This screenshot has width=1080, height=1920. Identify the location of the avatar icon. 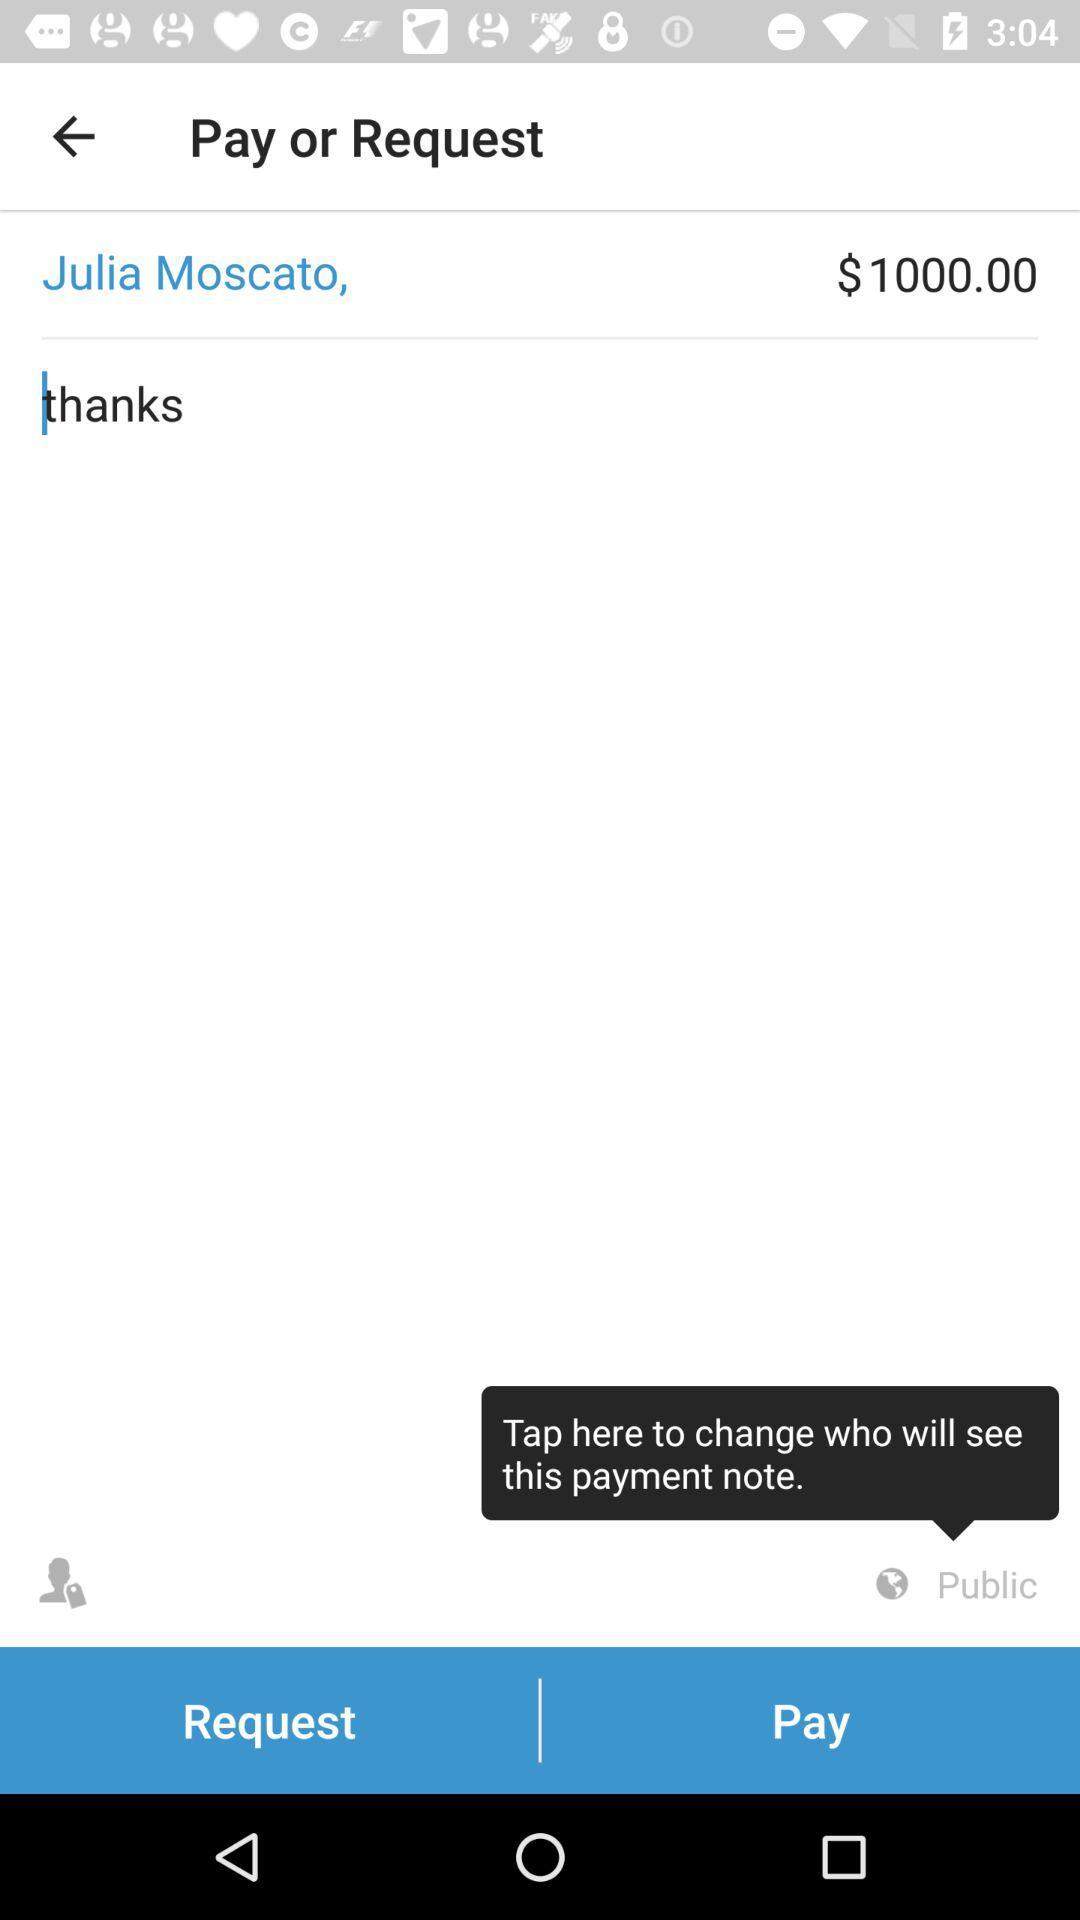
(61, 1583).